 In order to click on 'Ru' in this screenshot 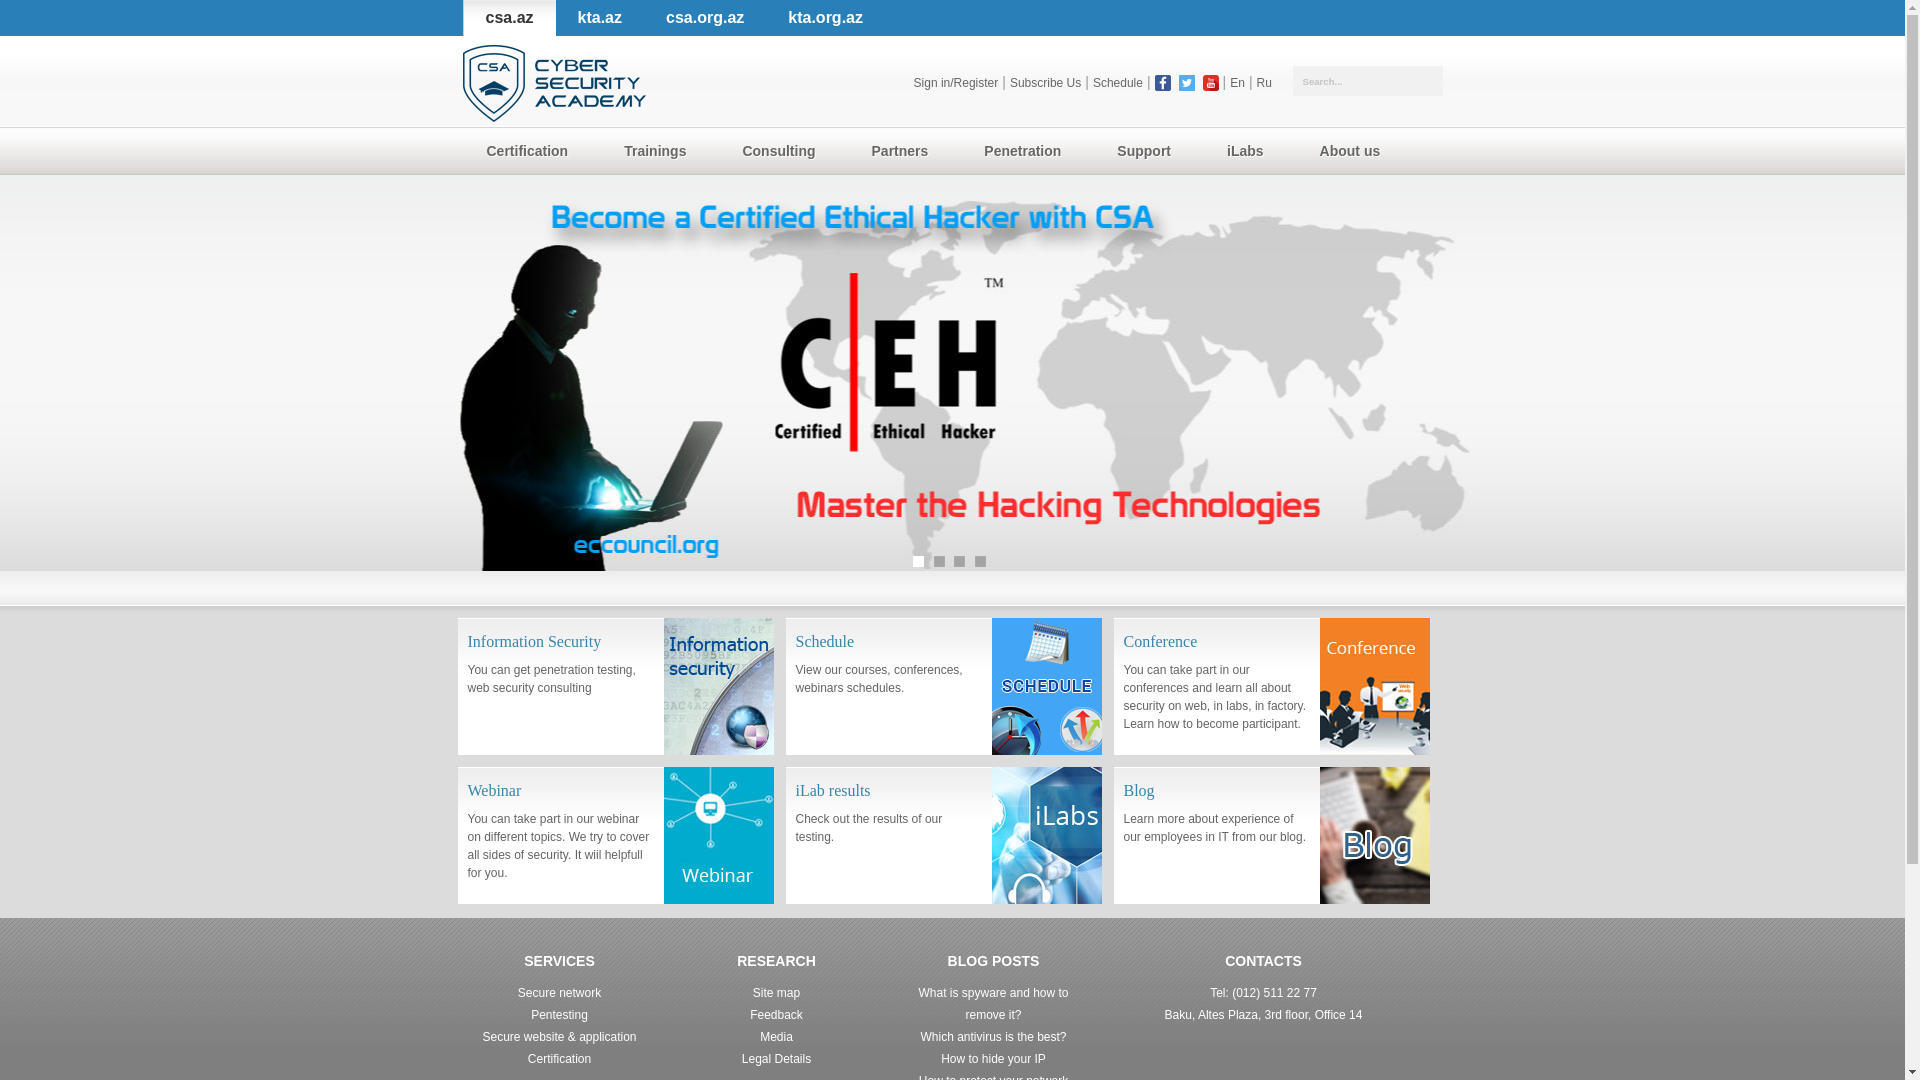, I will do `click(1263, 82)`.